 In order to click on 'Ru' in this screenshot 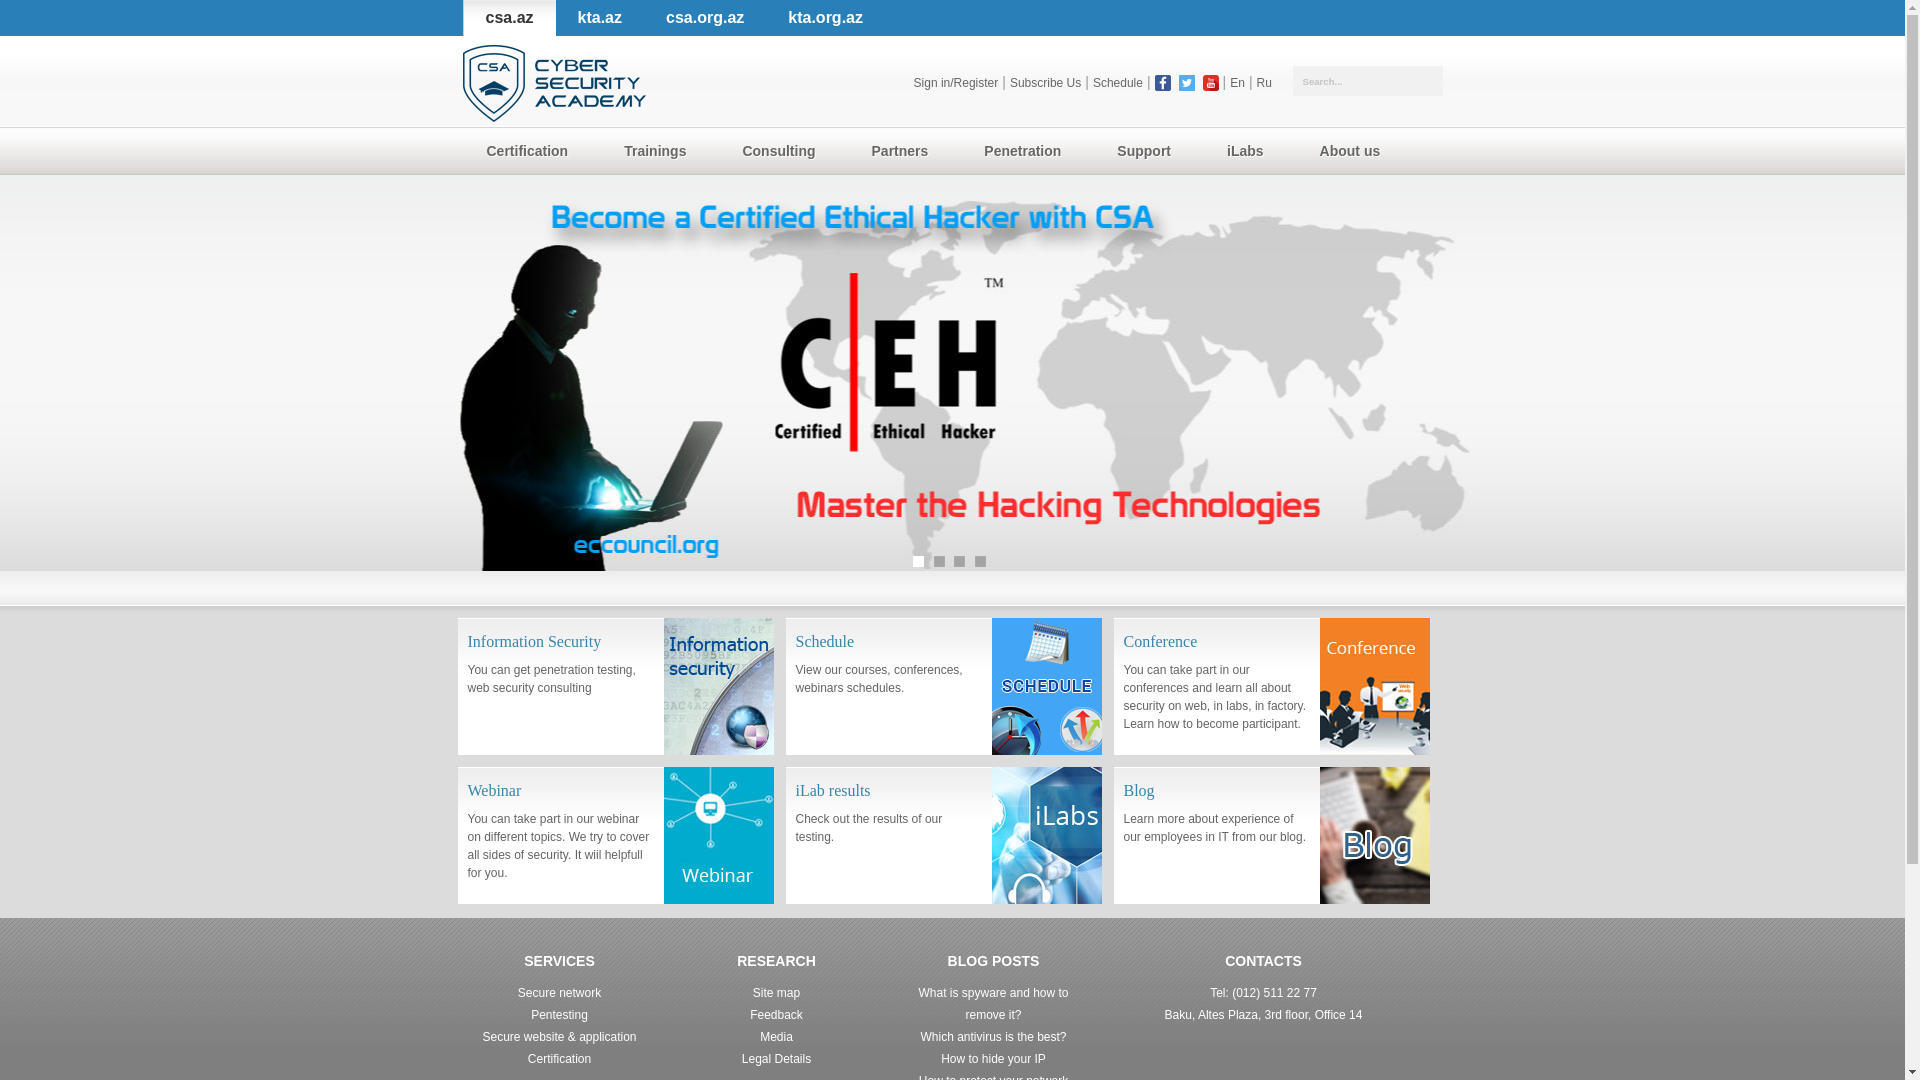, I will do `click(1263, 82)`.